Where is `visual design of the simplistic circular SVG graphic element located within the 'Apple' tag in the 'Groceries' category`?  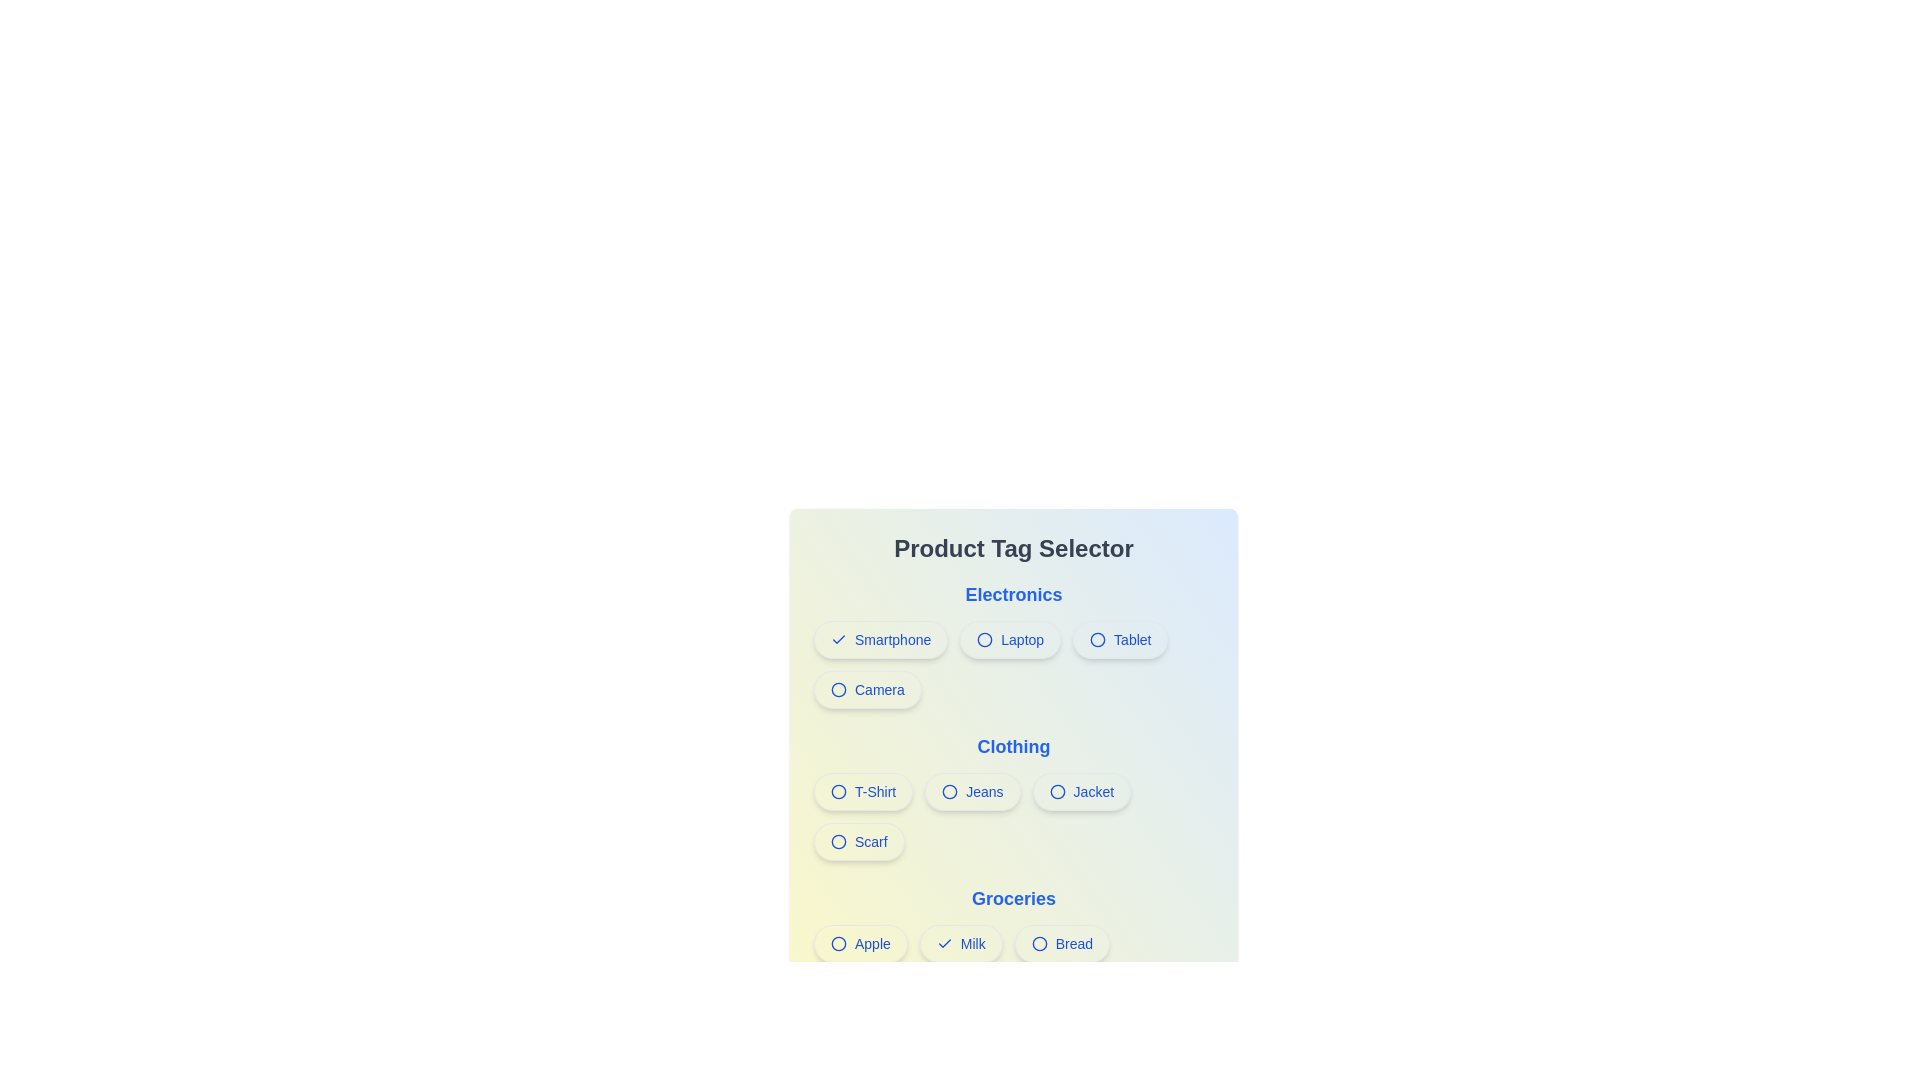 visual design of the simplistic circular SVG graphic element located within the 'Apple' tag in the 'Groceries' category is located at coordinates (839, 944).